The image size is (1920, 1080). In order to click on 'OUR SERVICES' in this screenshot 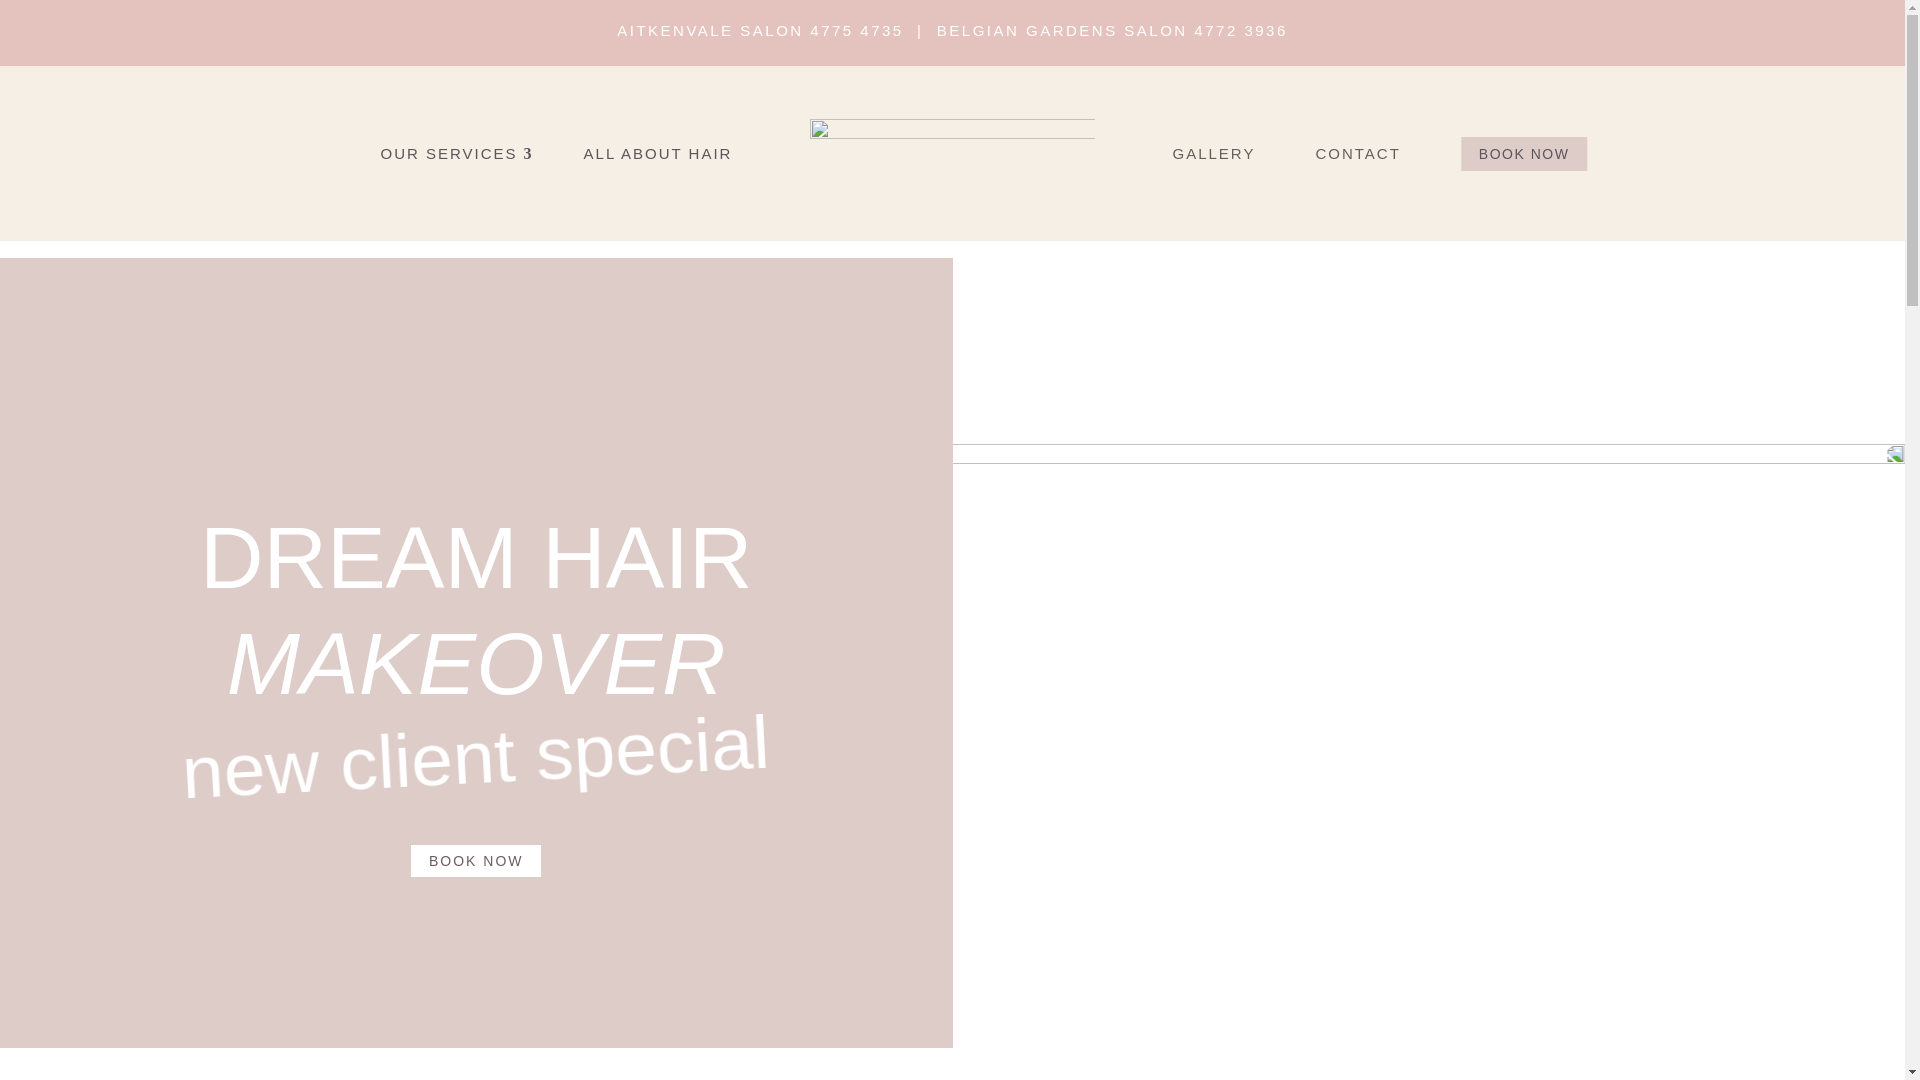, I will do `click(430, 152)`.